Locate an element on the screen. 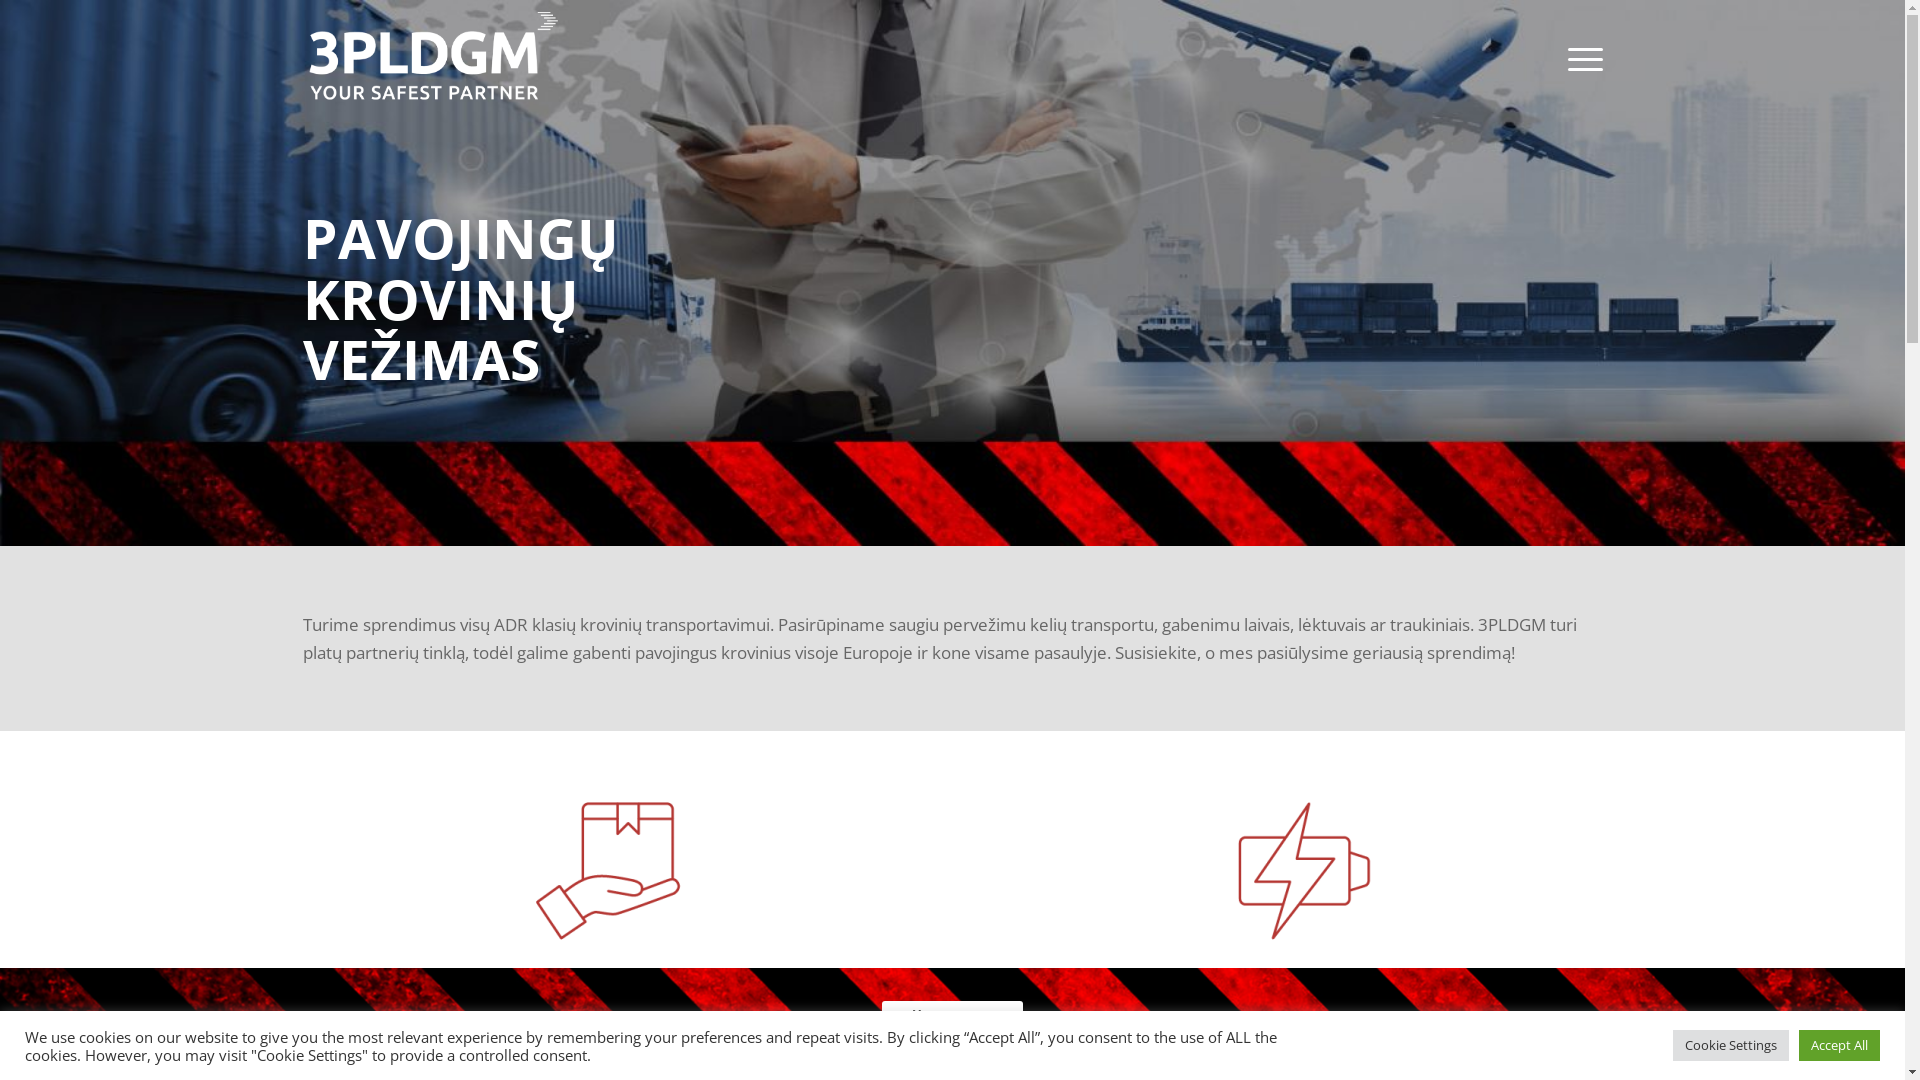 The width and height of the screenshot is (1920, 1080). 'City Infrastructure' is located at coordinates (951, 273).